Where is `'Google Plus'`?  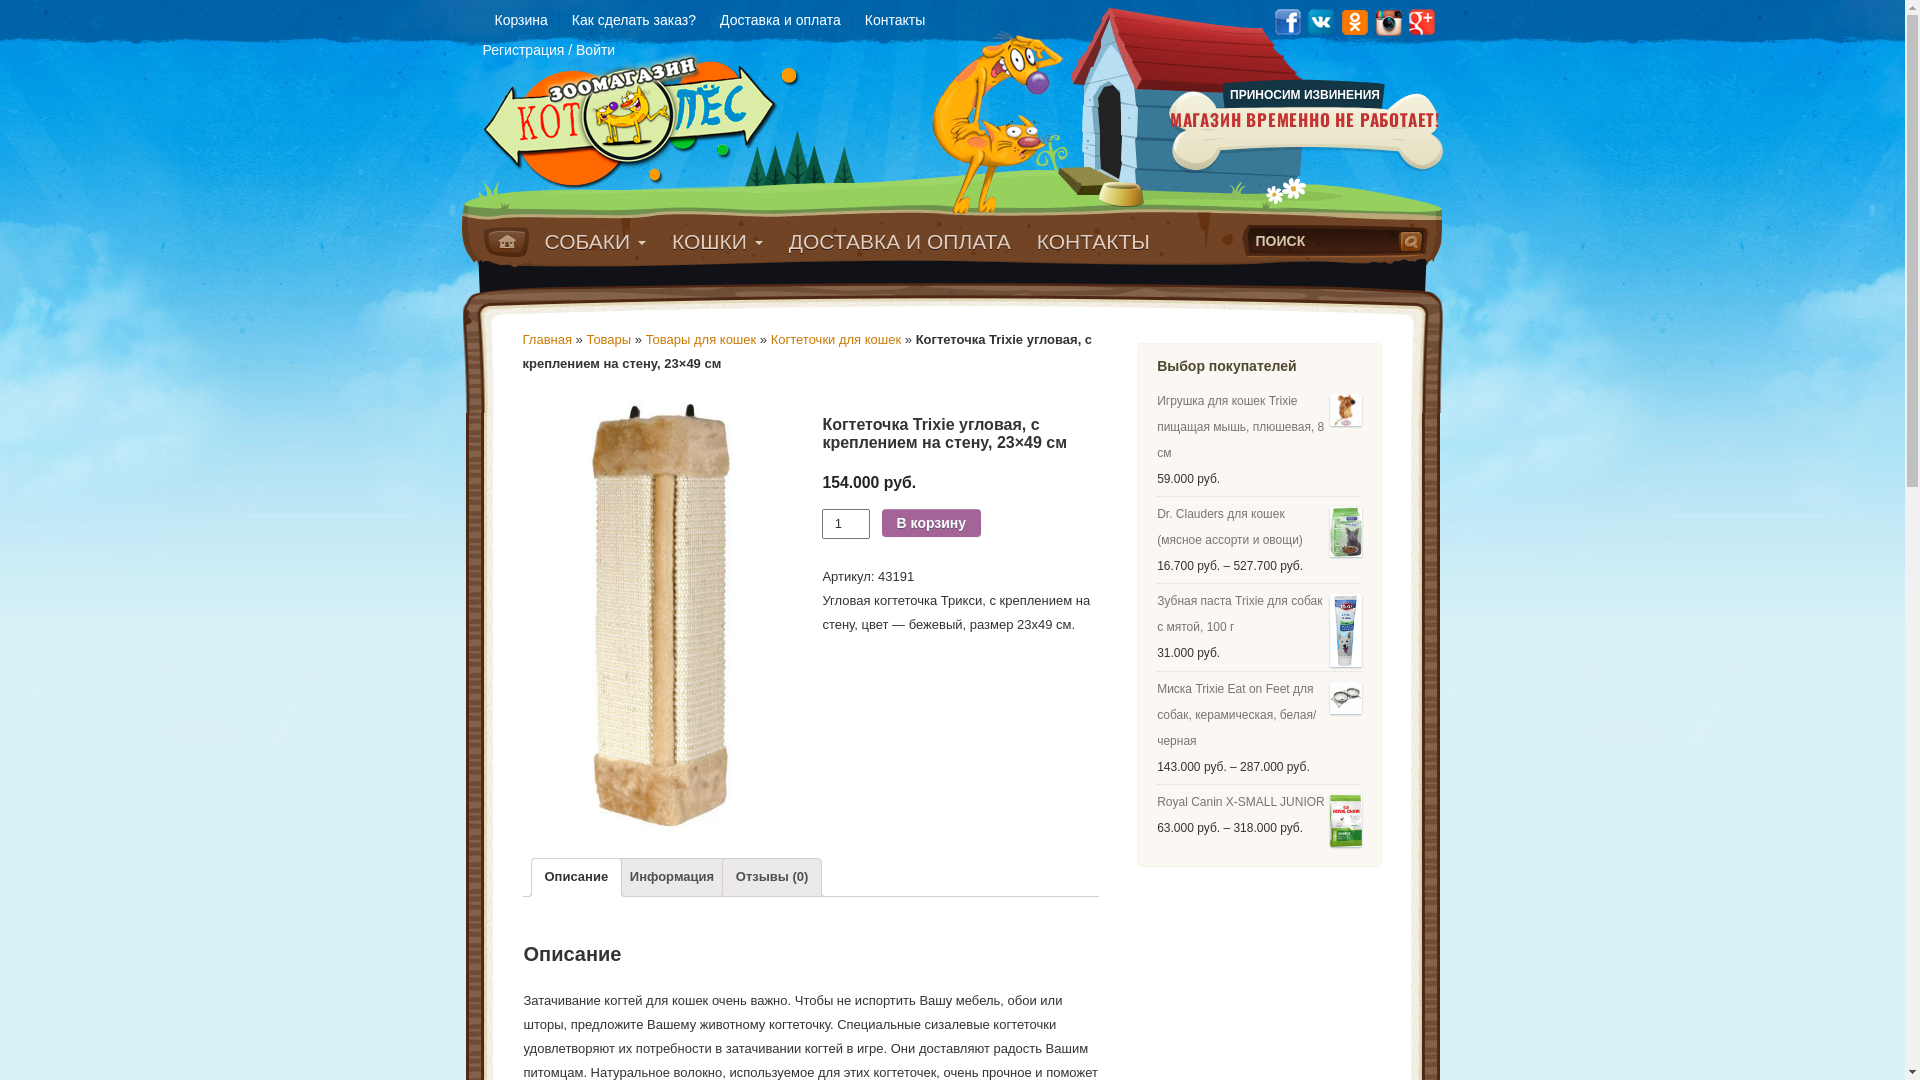
'Google Plus' is located at coordinates (1421, 20).